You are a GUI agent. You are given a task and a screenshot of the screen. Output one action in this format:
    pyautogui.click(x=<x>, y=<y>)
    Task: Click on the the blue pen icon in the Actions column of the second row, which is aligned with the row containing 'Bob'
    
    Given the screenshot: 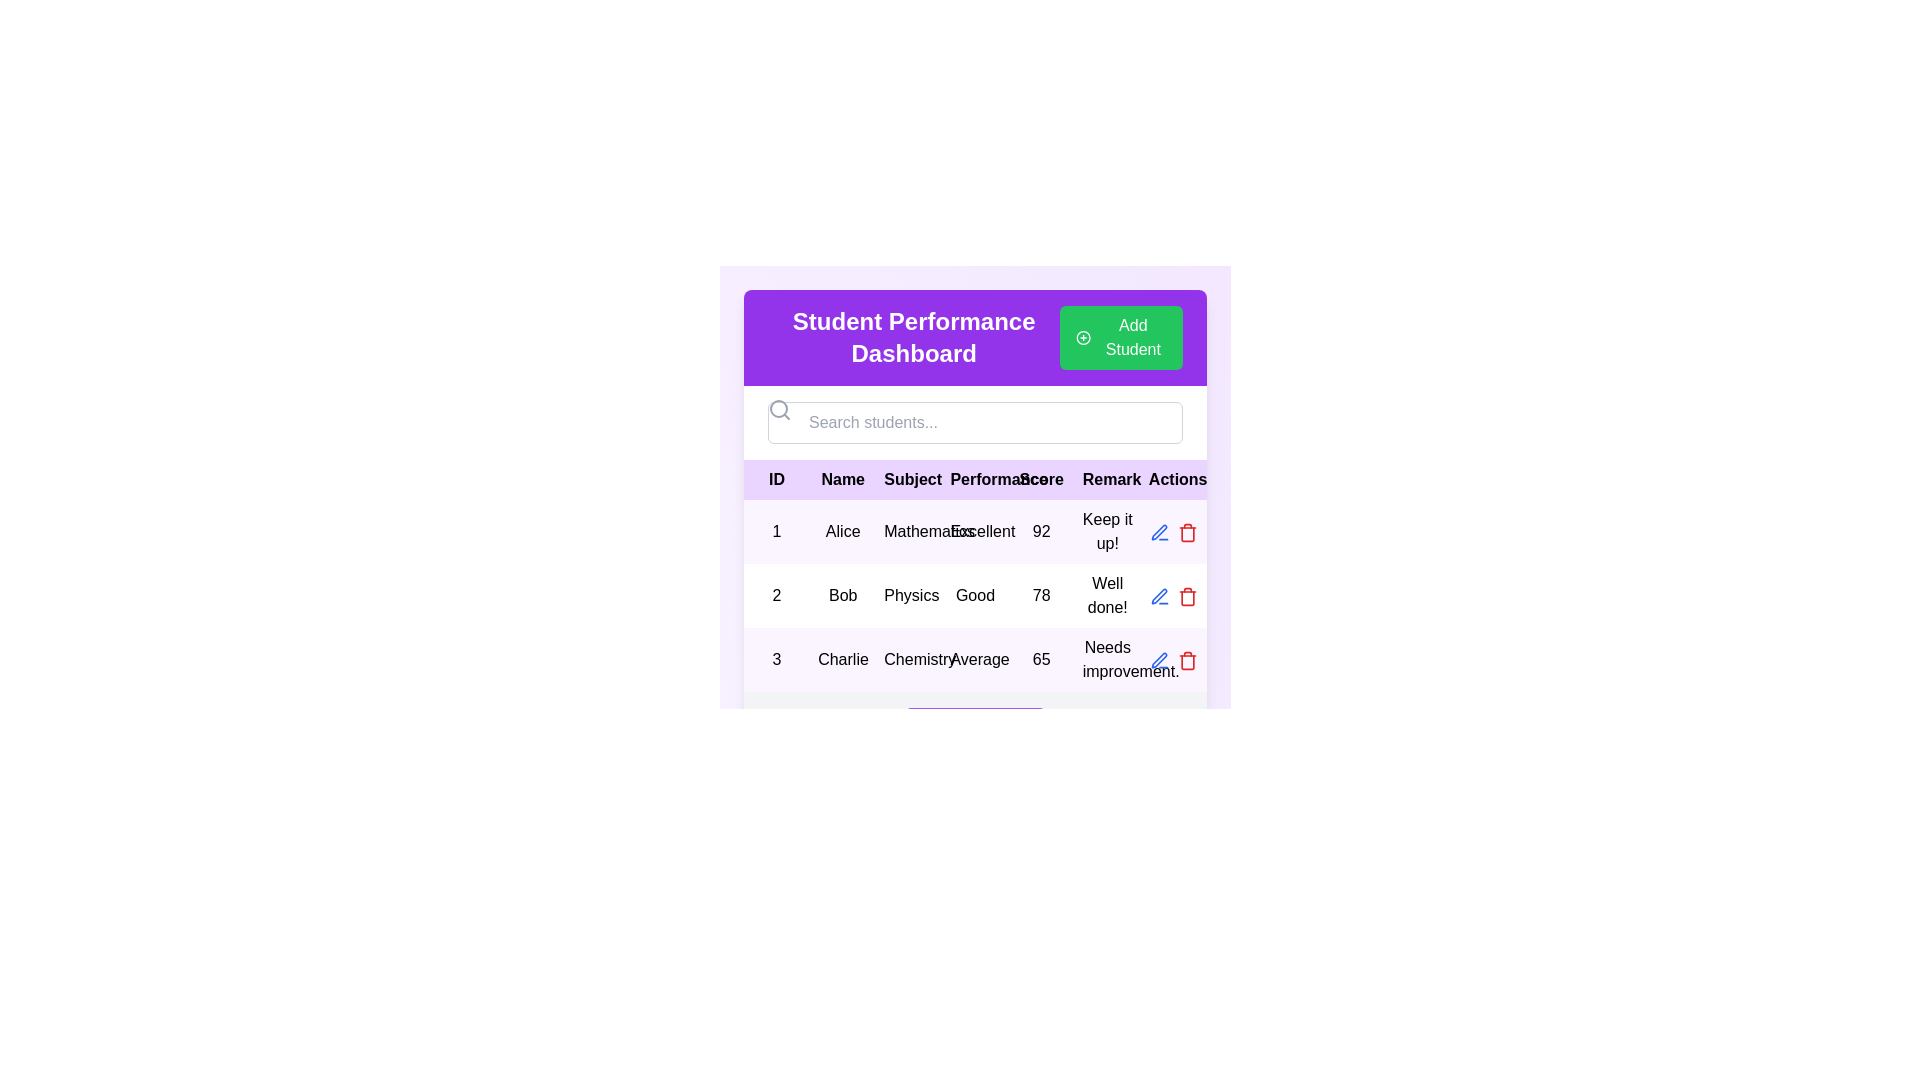 What is the action you would take?
    pyautogui.click(x=1159, y=531)
    